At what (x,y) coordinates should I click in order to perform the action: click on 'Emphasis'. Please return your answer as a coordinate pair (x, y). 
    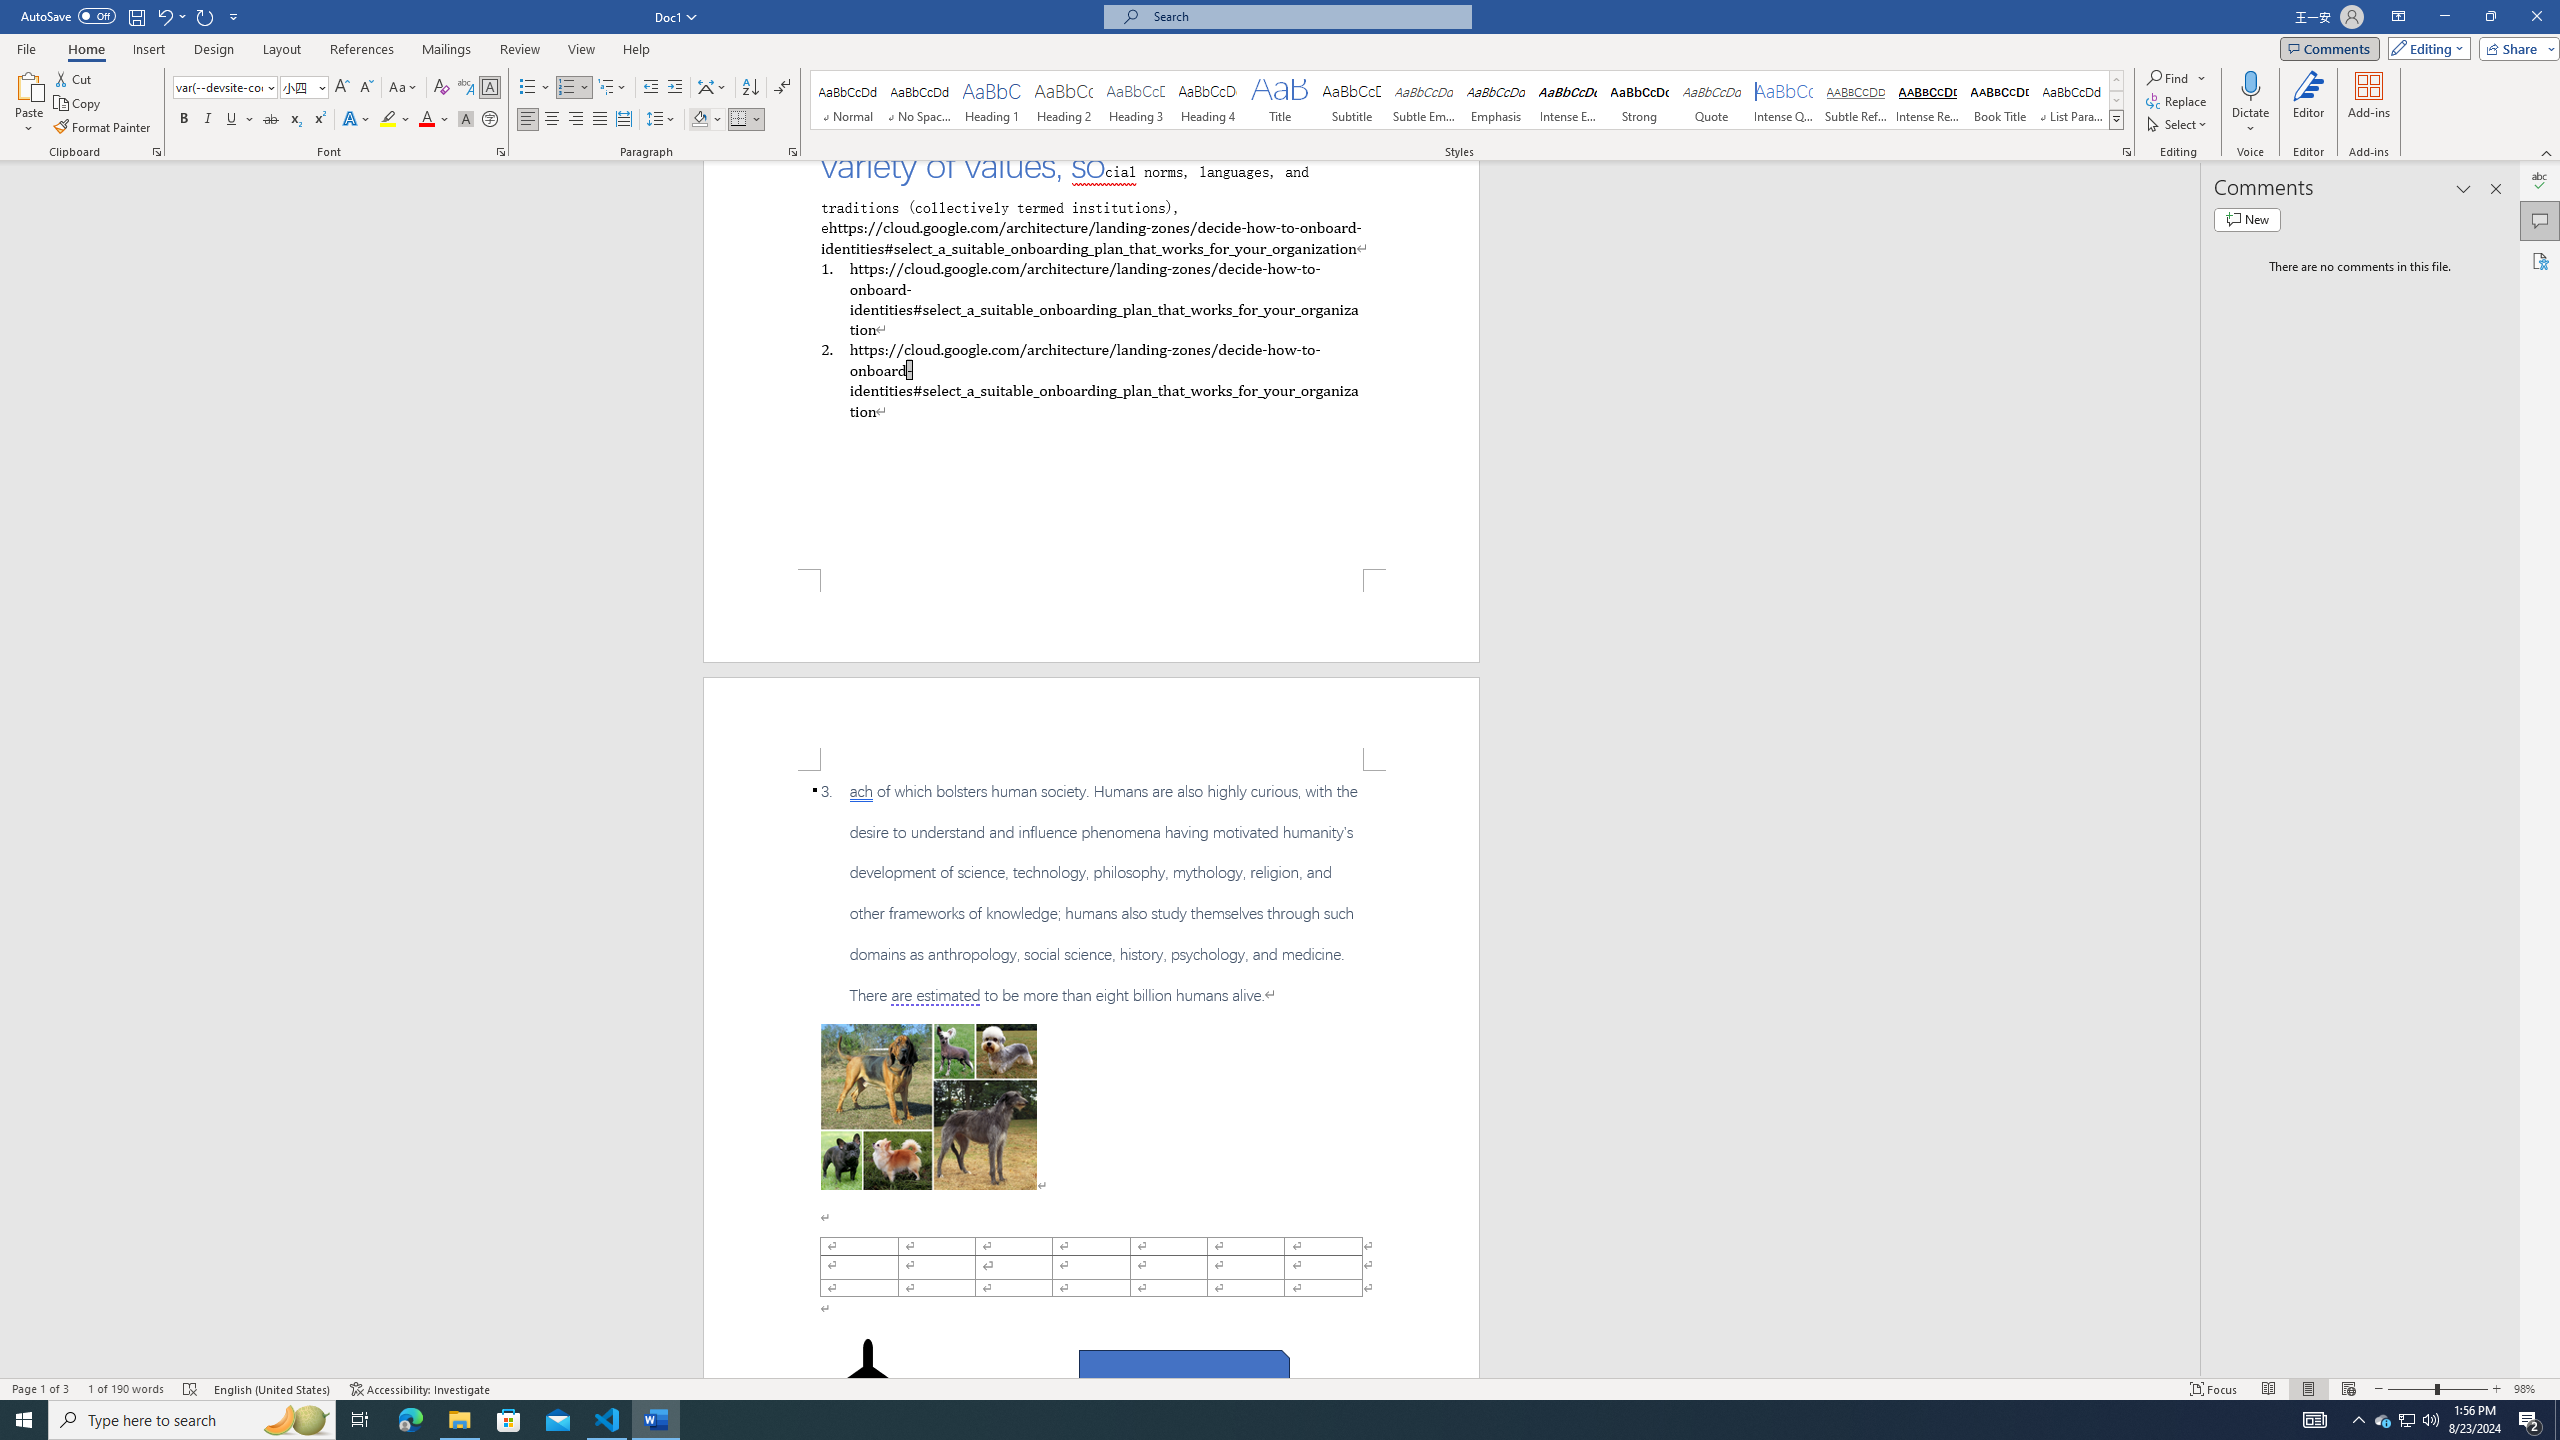
    Looking at the image, I should click on (1495, 99).